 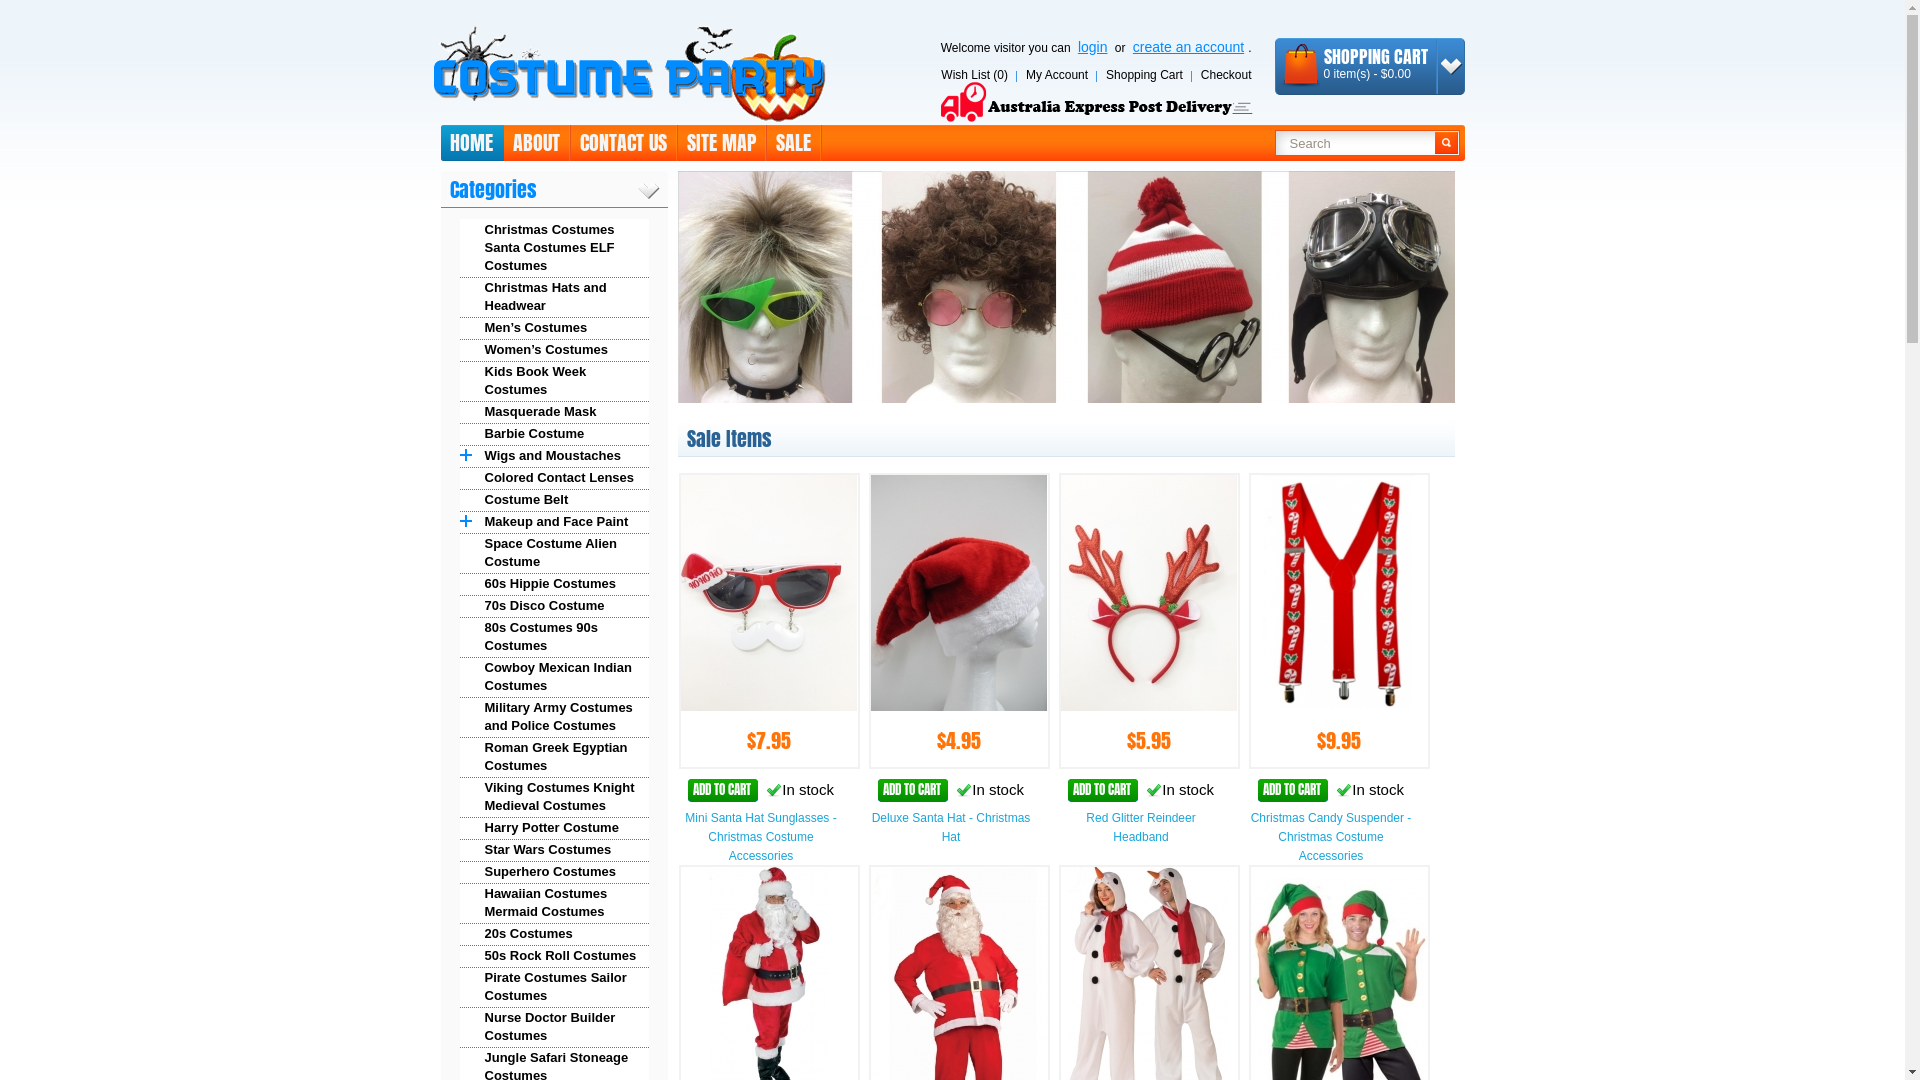 What do you see at coordinates (1225, 74) in the screenshot?
I see `'Checkout'` at bounding box center [1225, 74].